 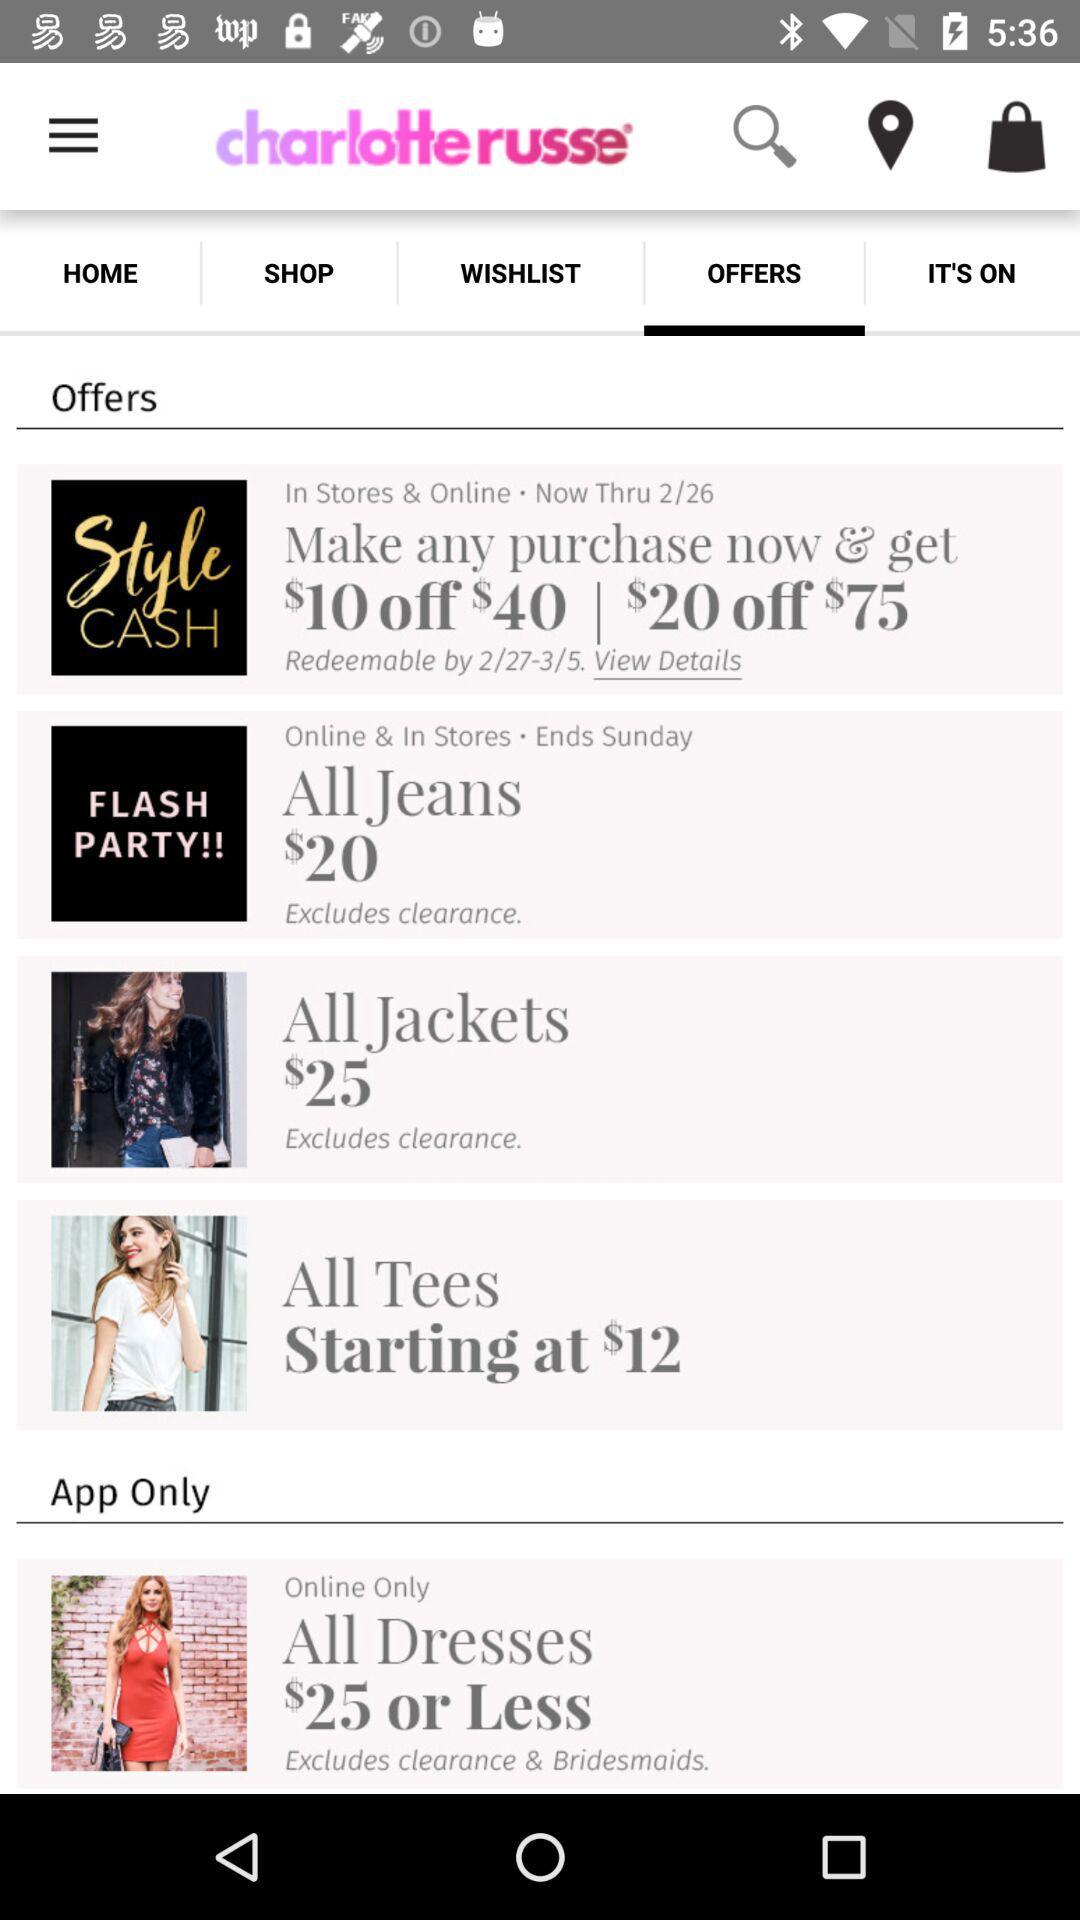 What do you see at coordinates (519, 272) in the screenshot?
I see `app next to shop app` at bounding box center [519, 272].